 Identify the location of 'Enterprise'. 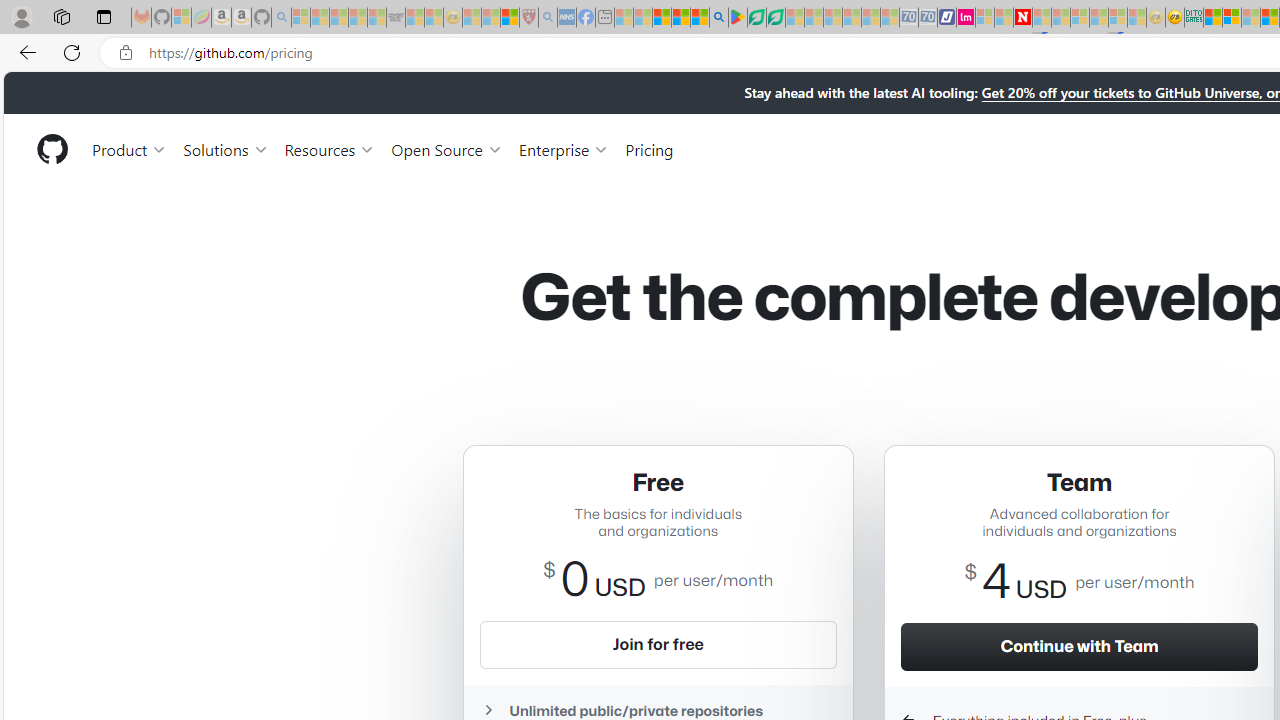
(562, 148).